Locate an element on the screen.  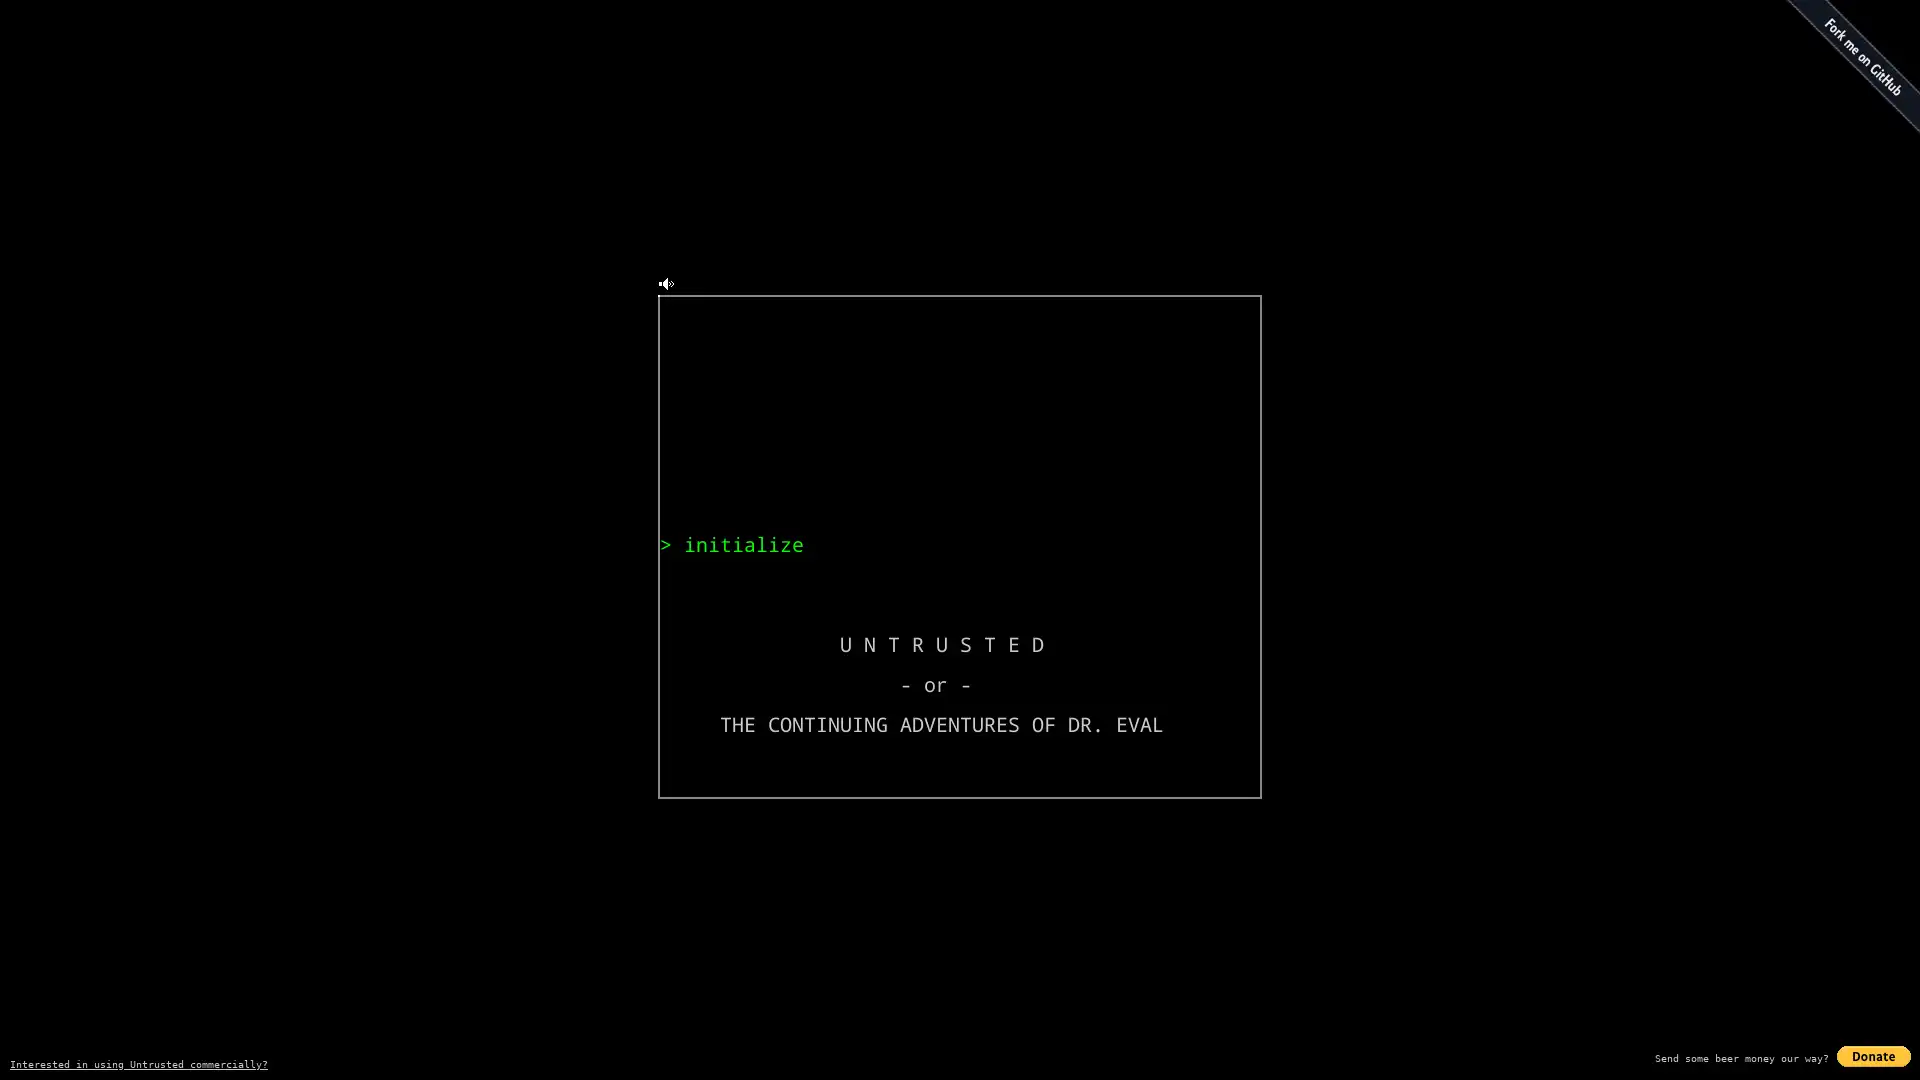
PayPal - The safer, easier way to pay online! is located at coordinates (1872, 1055).